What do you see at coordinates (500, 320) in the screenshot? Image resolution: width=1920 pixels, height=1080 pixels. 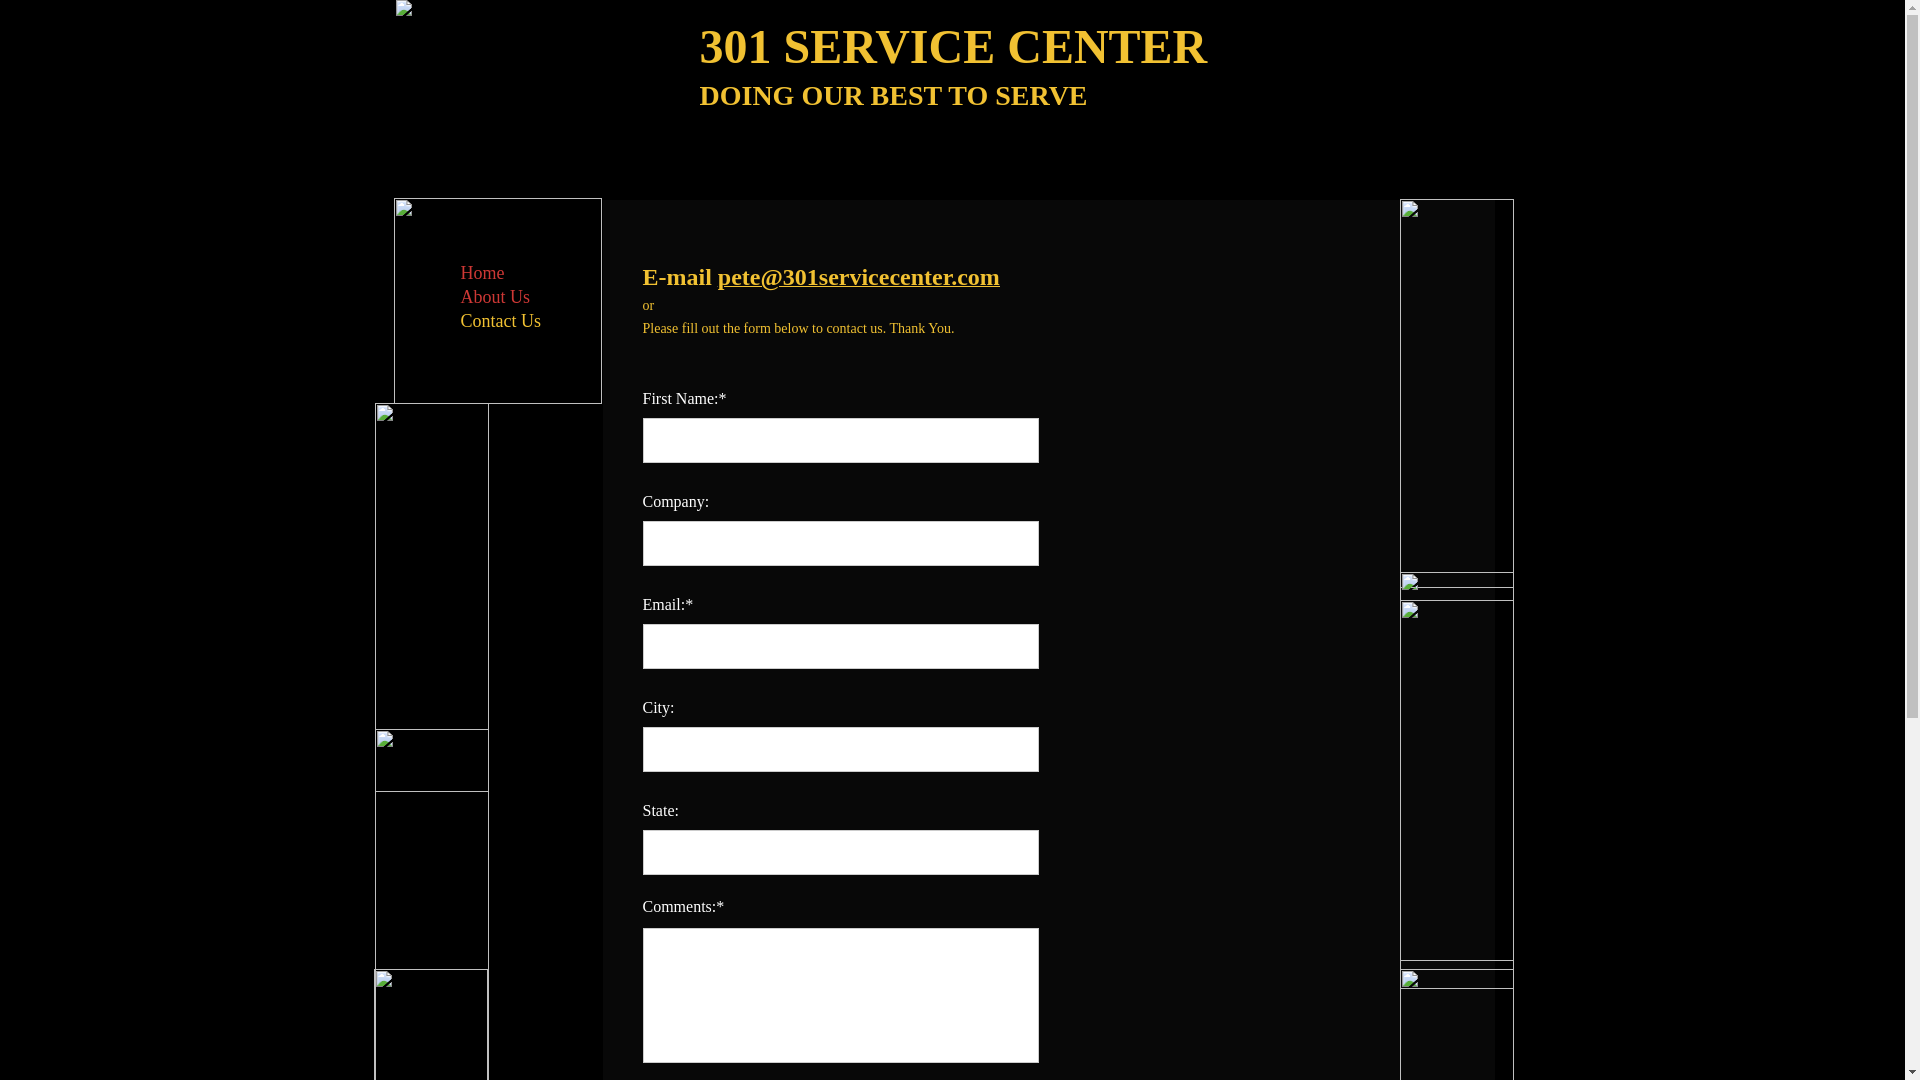 I see `'Contact Us'` at bounding box center [500, 320].